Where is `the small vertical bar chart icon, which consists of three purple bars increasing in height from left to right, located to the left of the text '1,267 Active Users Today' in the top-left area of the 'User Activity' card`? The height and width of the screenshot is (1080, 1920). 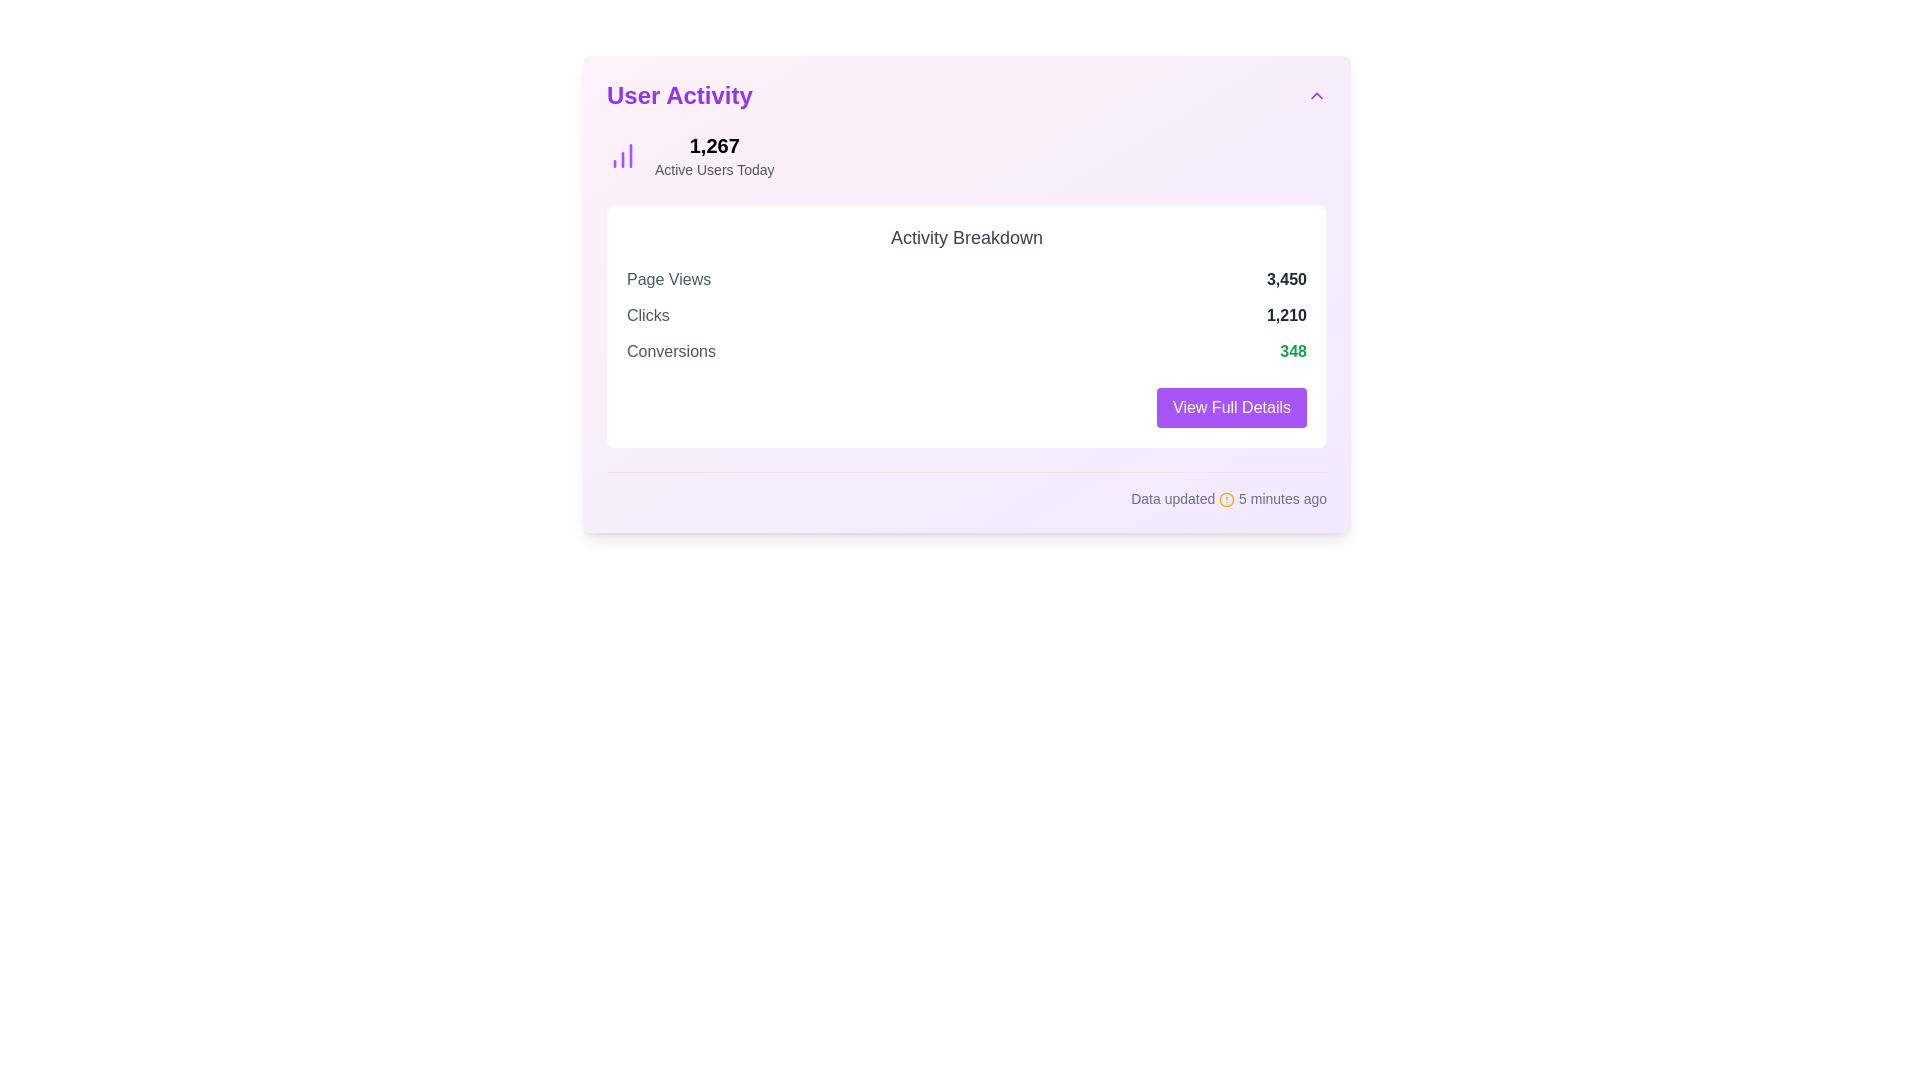 the small vertical bar chart icon, which consists of three purple bars increasing in height from left to right, located to the left of the text '1,267 Active Users Today' in the top-left area of the 'User Activity' card is located at coordinates (622, 154).